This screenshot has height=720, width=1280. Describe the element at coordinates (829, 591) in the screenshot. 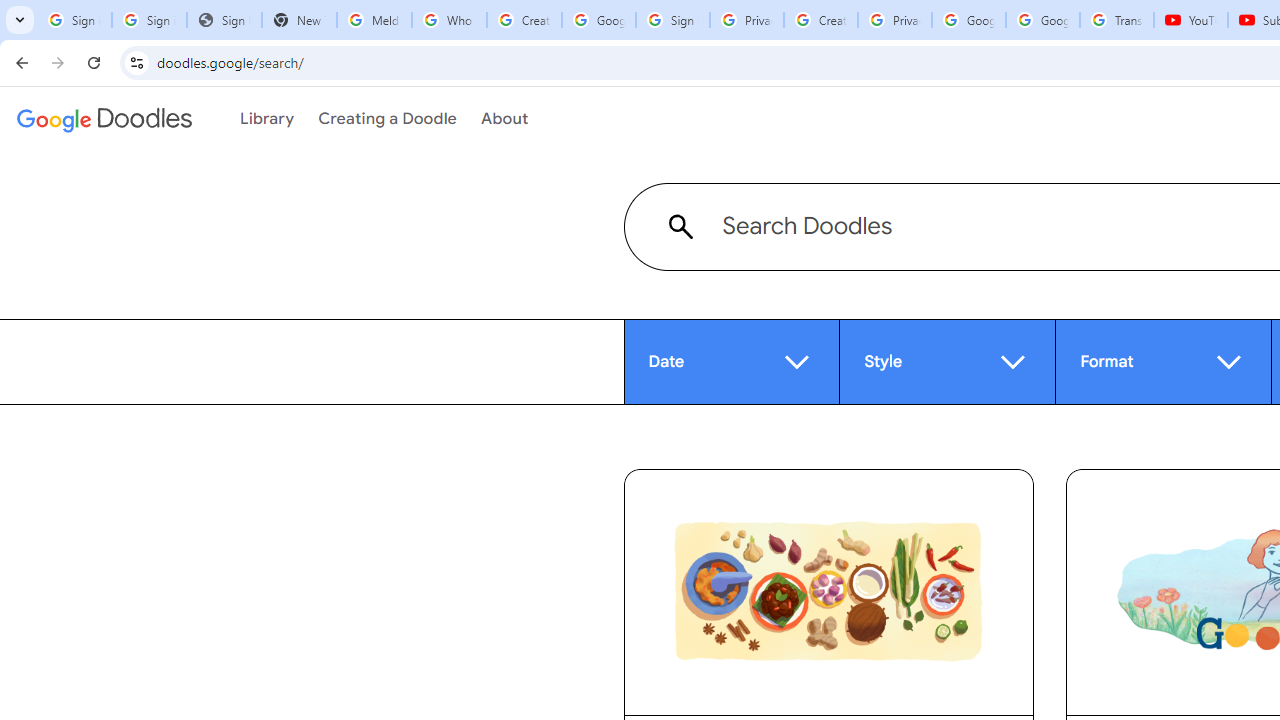

I see `'Celebrating Rendang'` at that location.